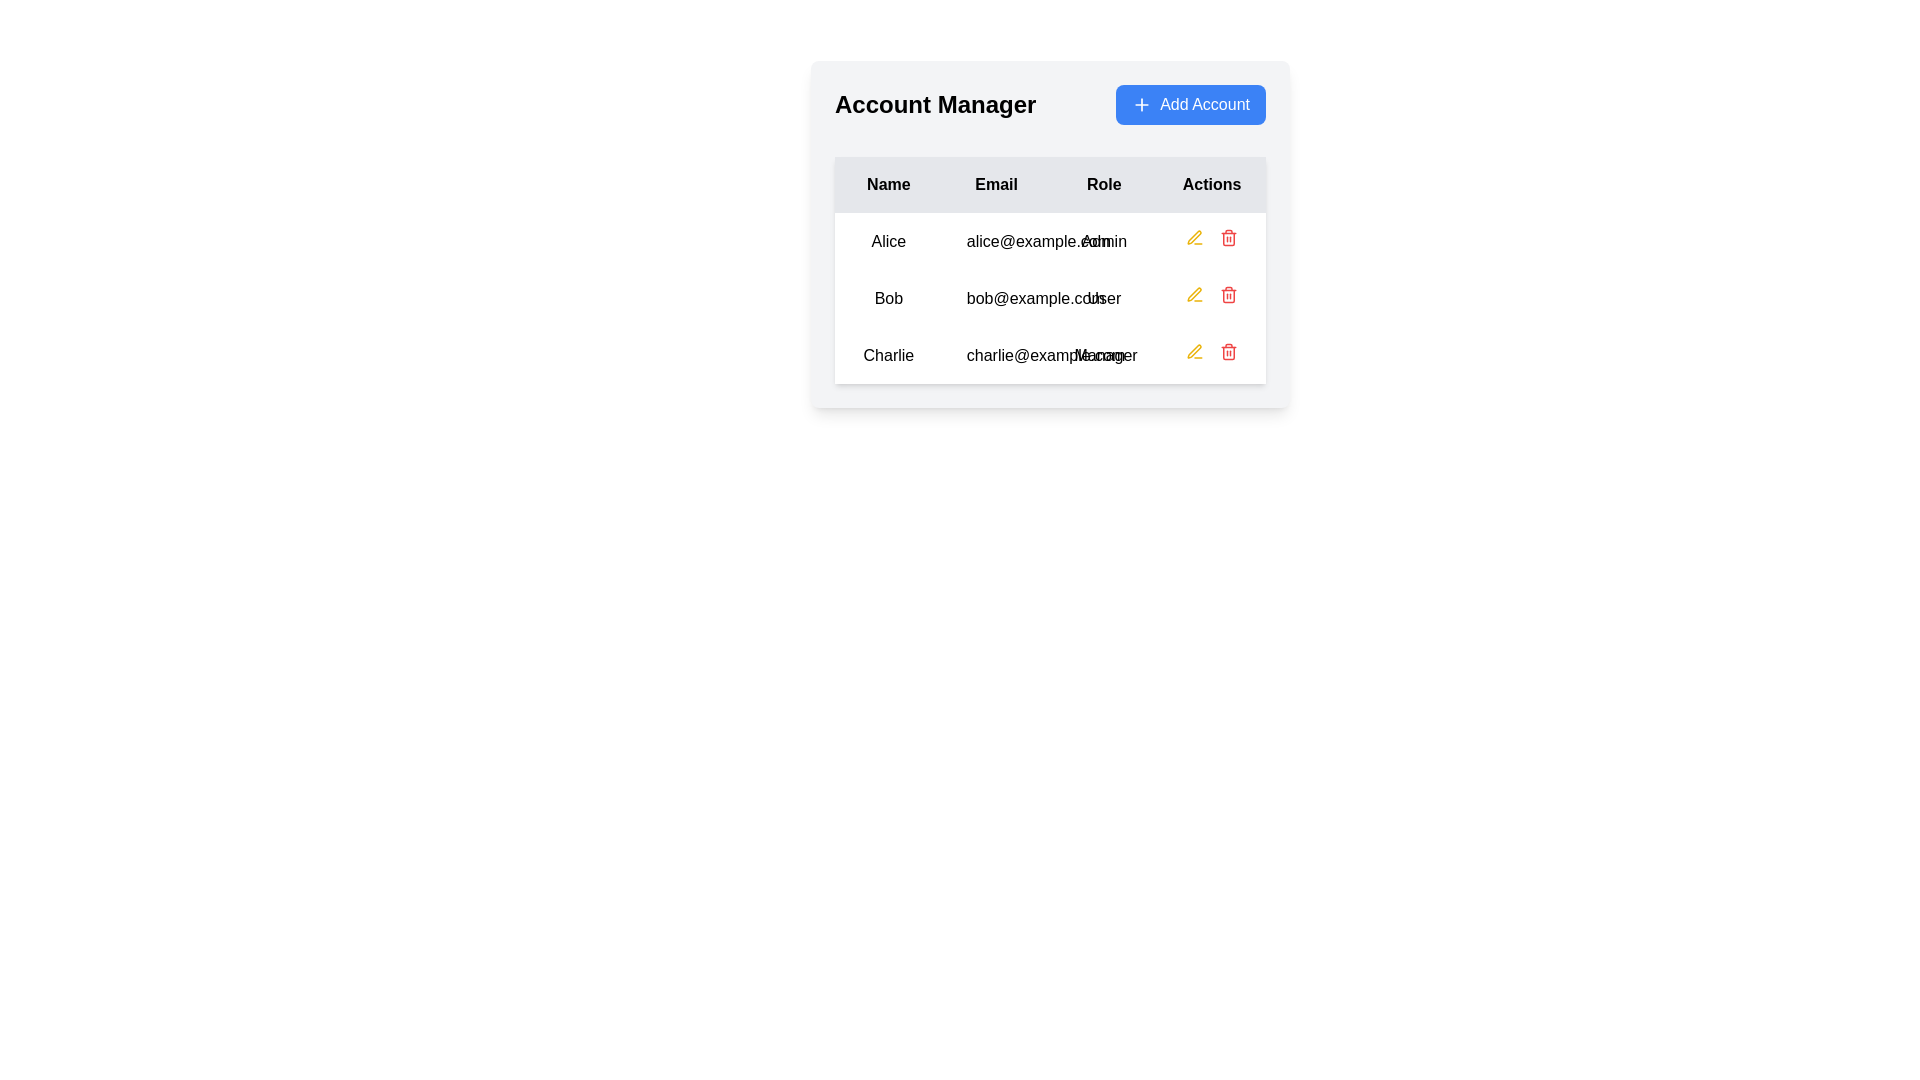 The image size is (1920, 1080). What do you see at coordinates (1049, 298) in the screenshot?
I see `the second row of the user information table that contains 'Bob', 'bob@example.com', and 'User'` at bounding box center [1049, 298].